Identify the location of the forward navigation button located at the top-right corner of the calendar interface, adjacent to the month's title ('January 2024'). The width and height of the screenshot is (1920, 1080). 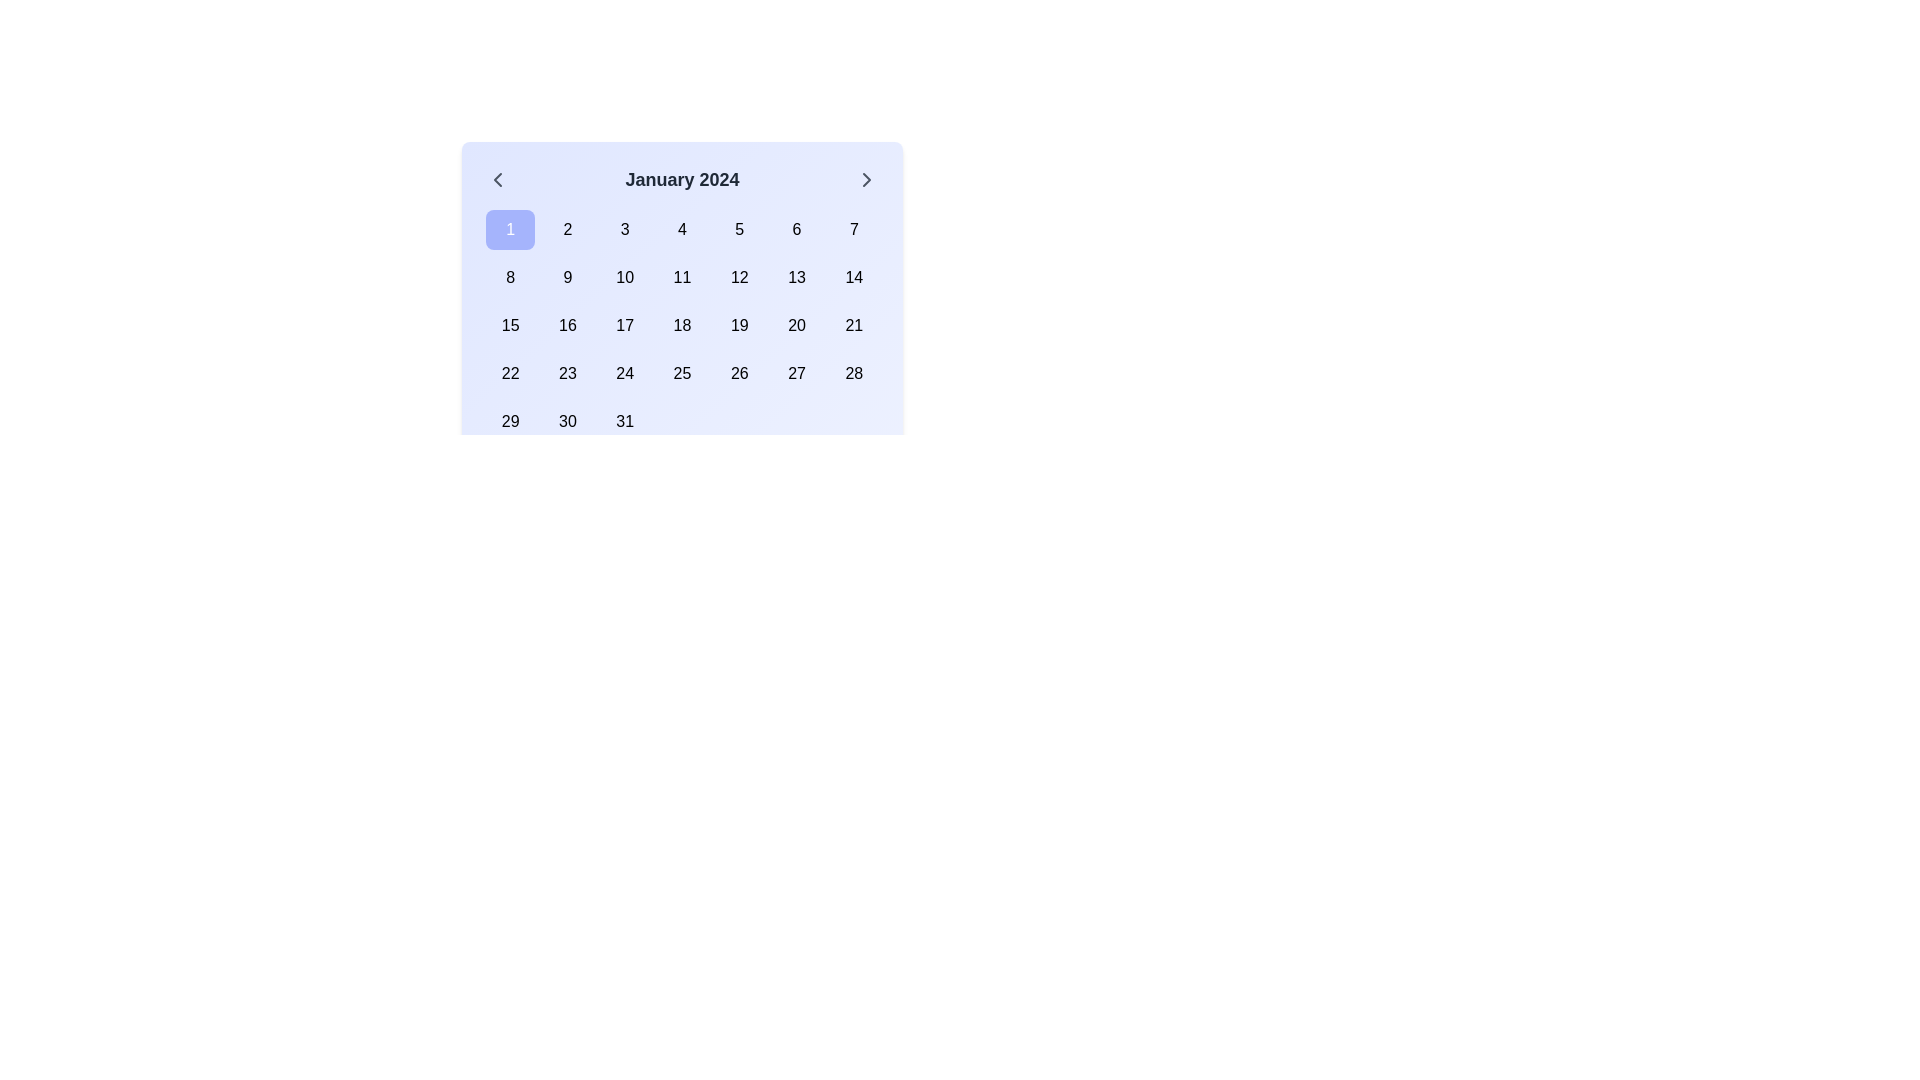
(867, 180).